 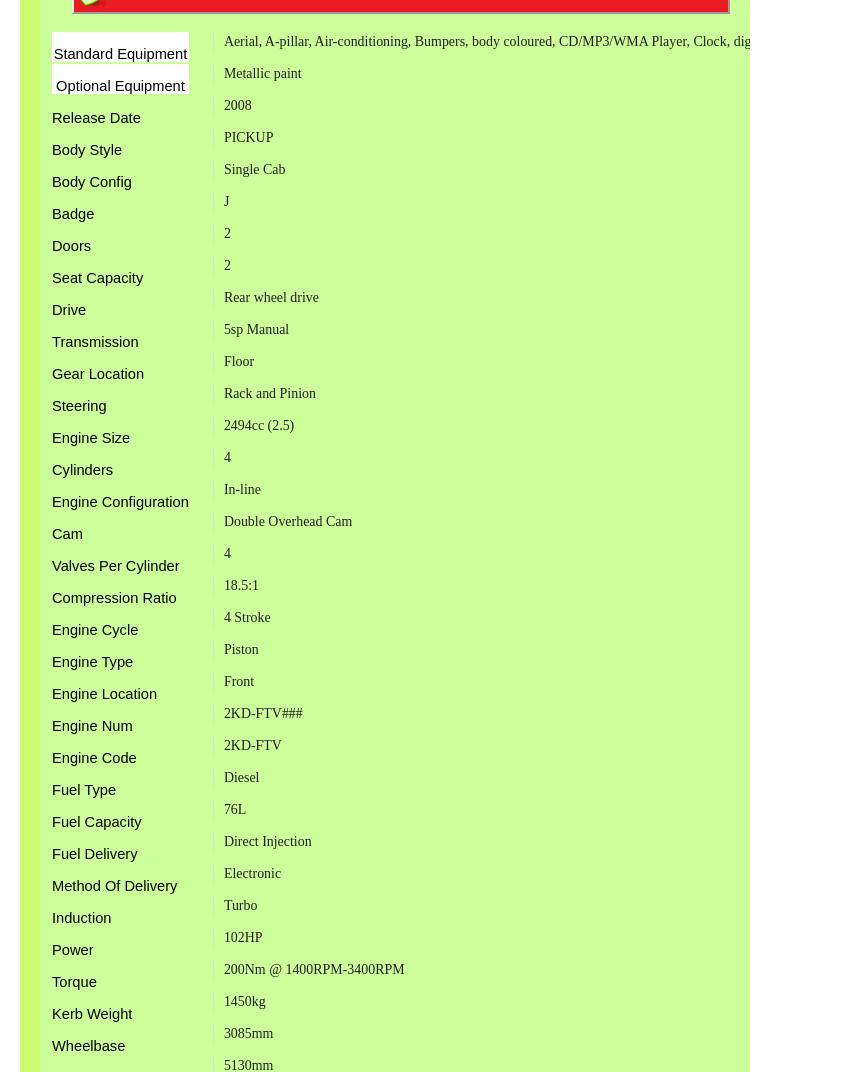 I want to click on 'Direct Injection', so click(x=267, y=840).